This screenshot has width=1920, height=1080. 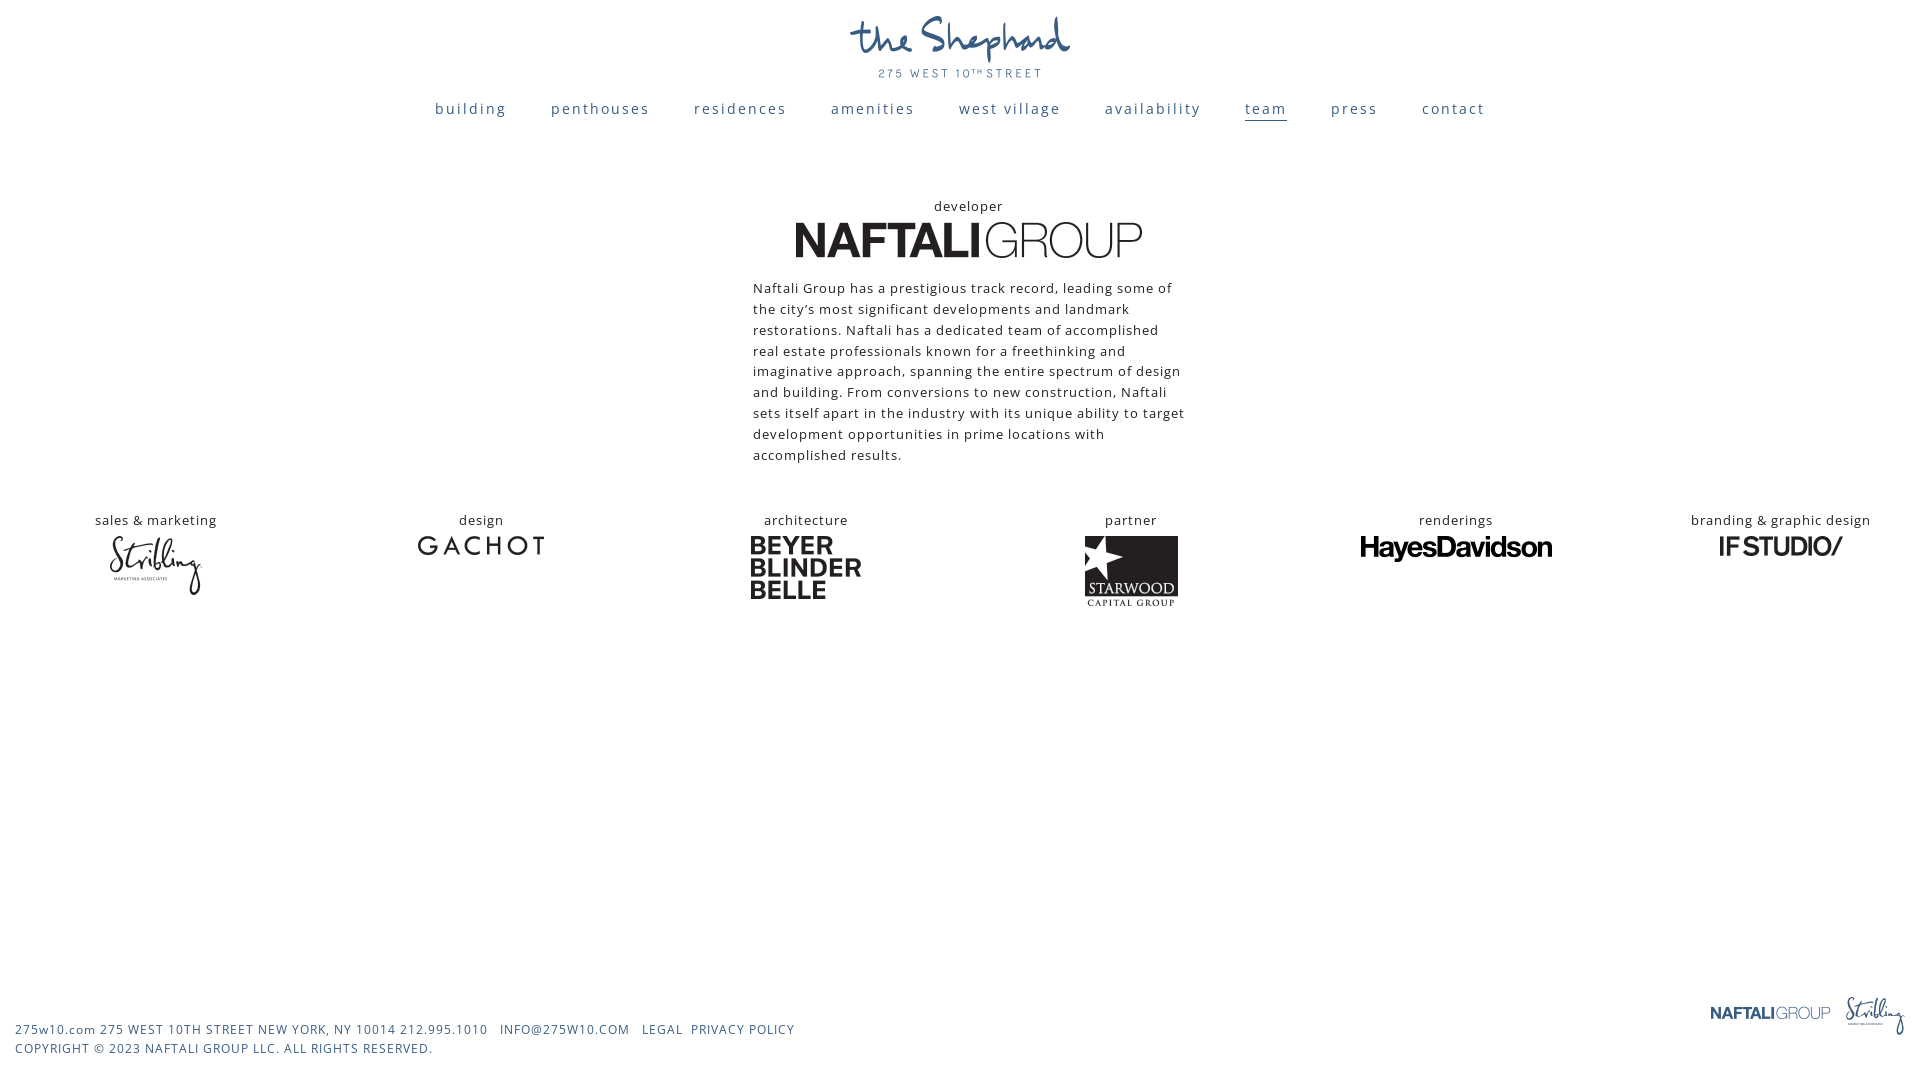 What do you see at coordinates (694, 108) in the screenshot?
I see `'residences'` at bounding box center [694, 108].